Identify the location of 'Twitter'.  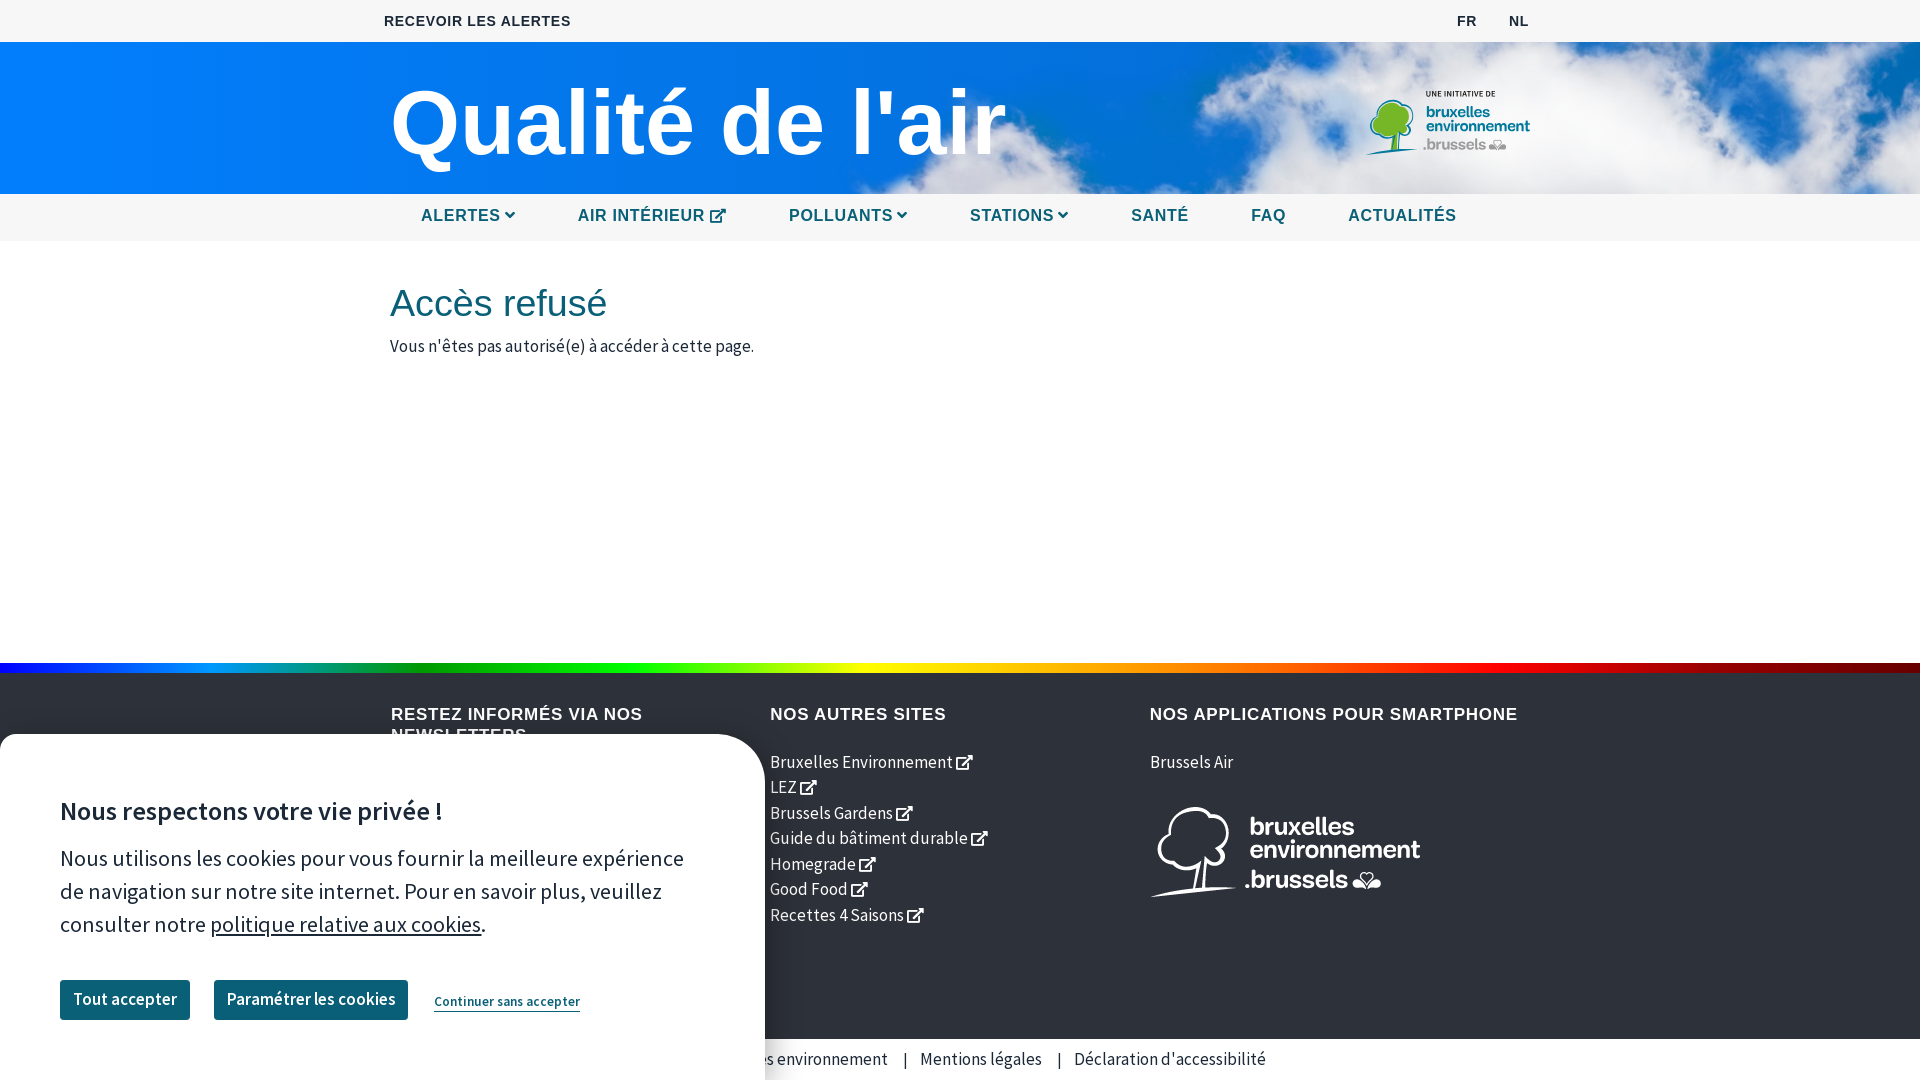
(453, 905).